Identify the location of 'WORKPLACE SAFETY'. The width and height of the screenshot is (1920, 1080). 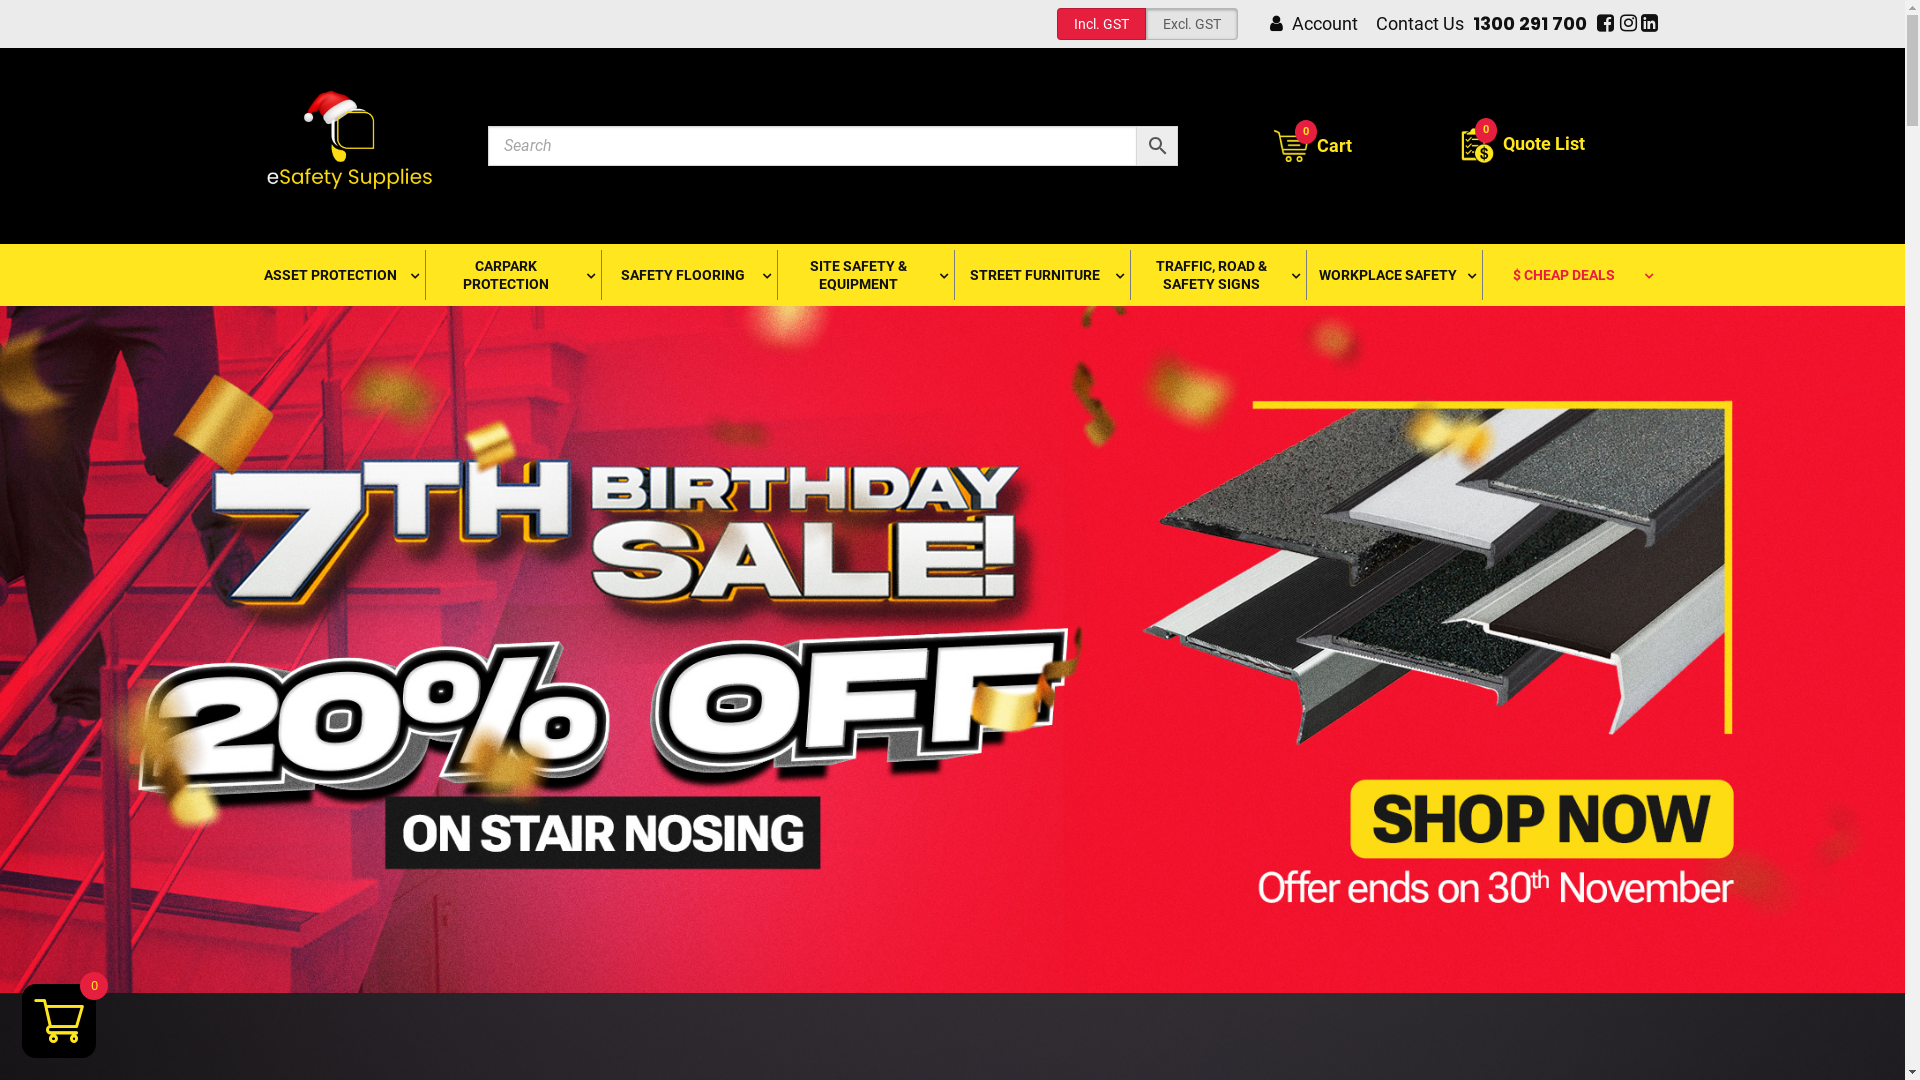
(1305, 274).